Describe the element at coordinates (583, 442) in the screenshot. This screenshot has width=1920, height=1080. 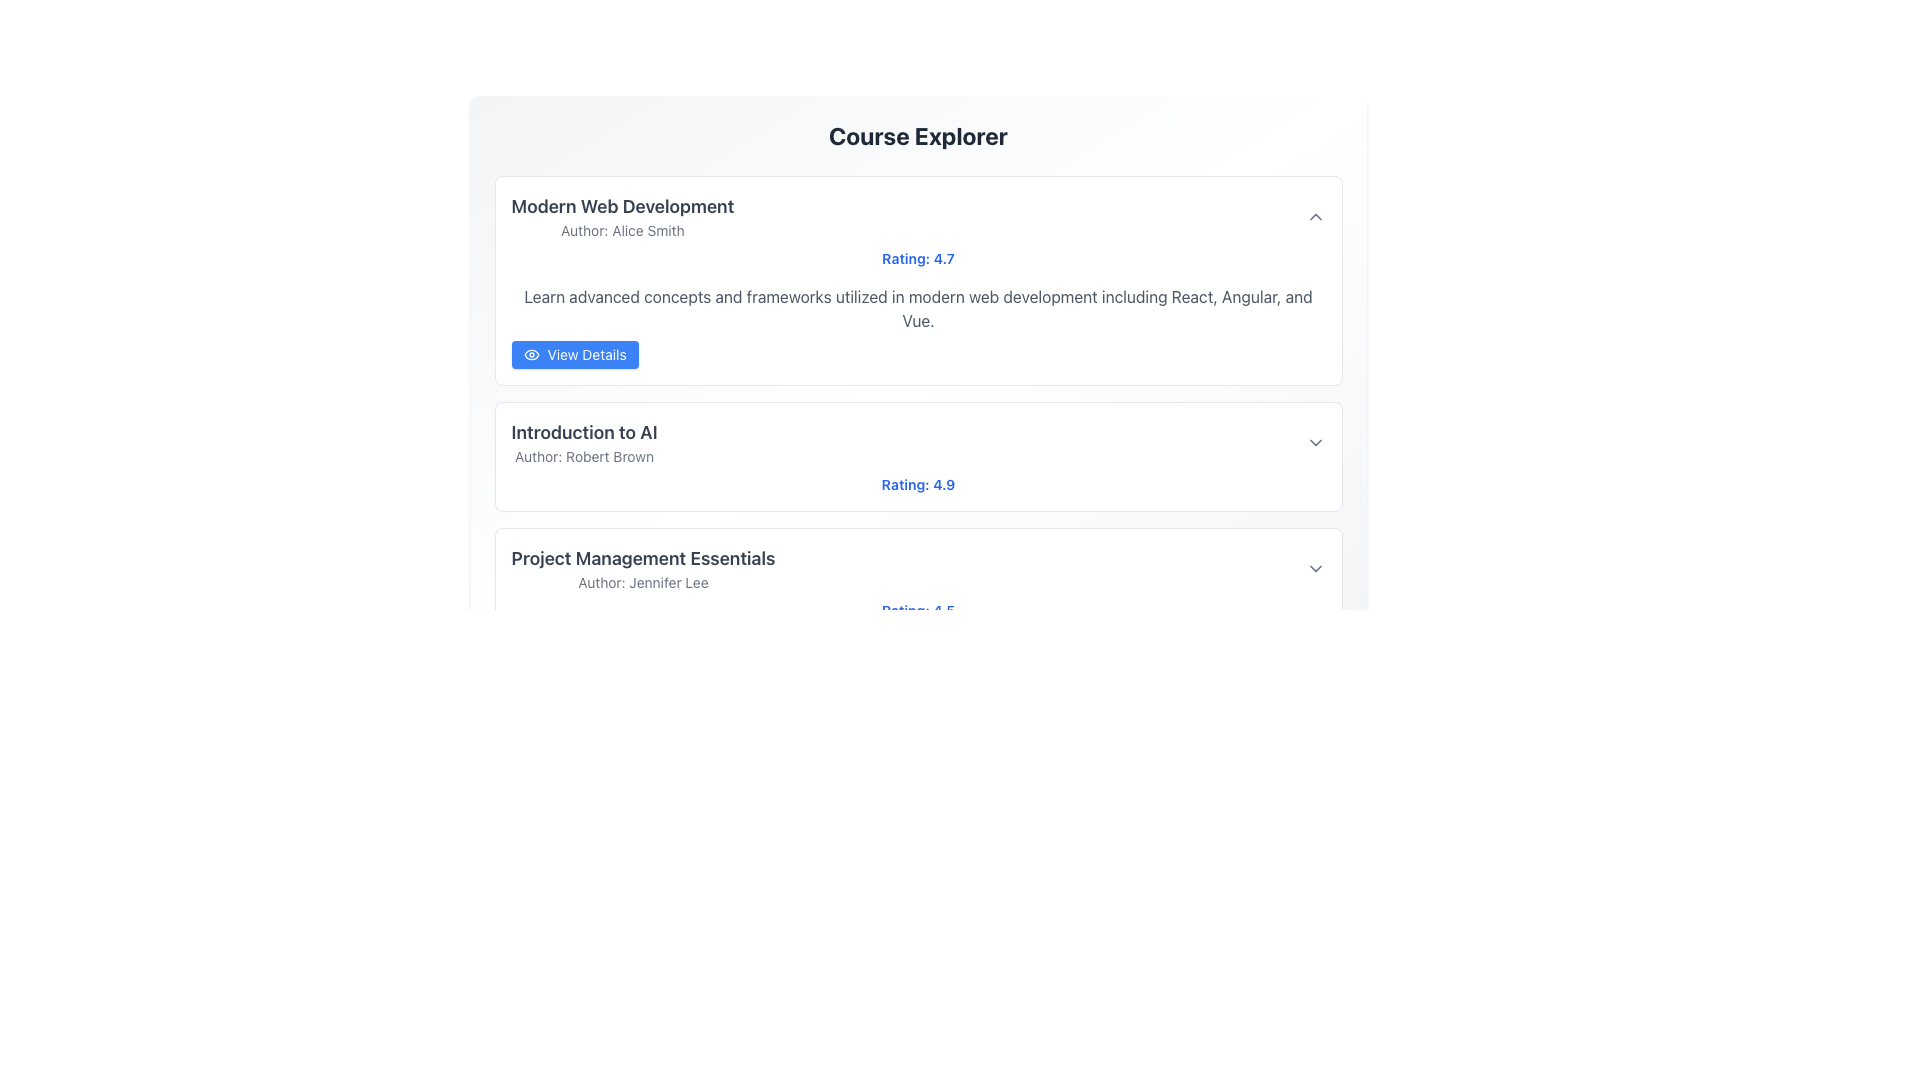
I see `title 'Introduction to AI' and the author 'Robert Brown' from the informational text block, which is the second entry in the list of courses` at that location.